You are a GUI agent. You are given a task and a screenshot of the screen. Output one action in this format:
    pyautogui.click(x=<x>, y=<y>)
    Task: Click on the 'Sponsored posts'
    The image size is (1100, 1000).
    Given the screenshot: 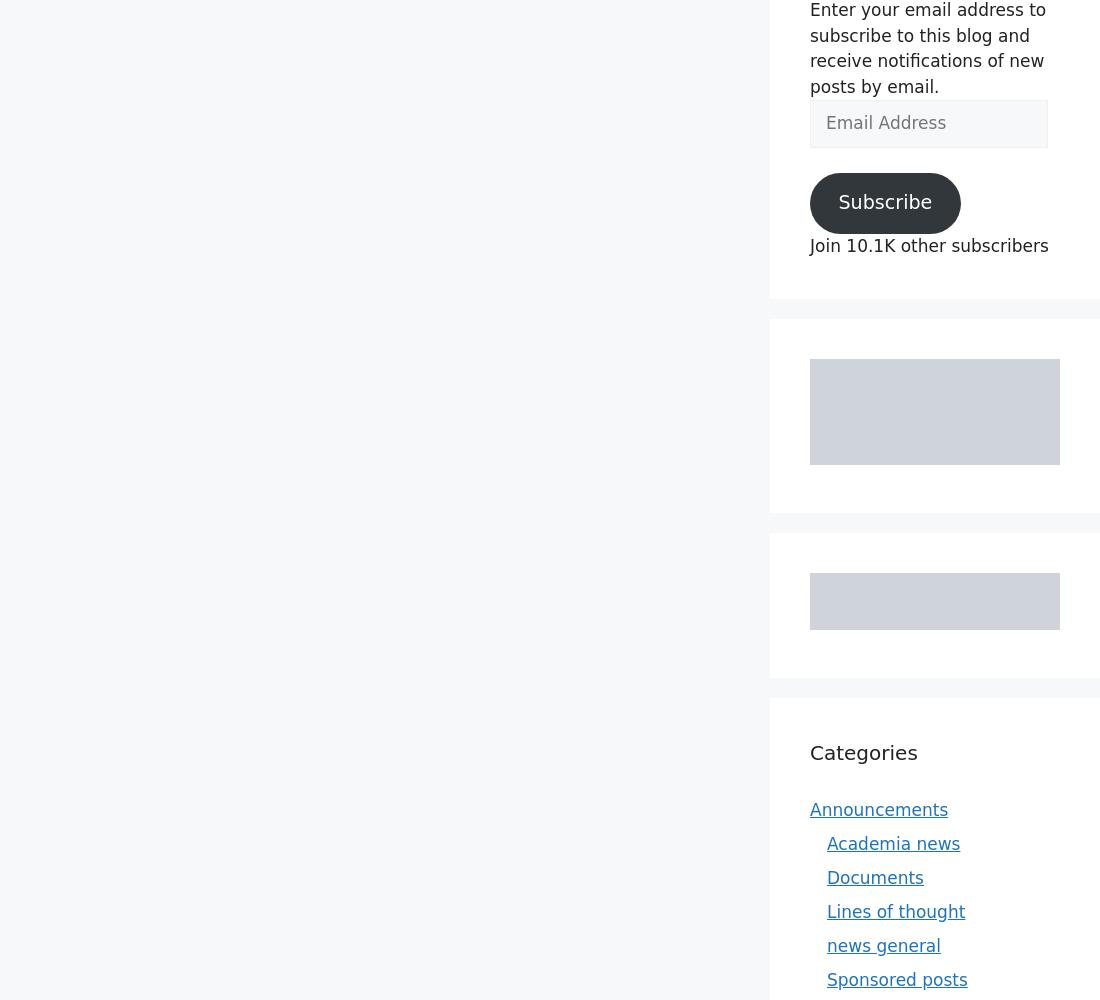 What is the action you would take?
    pyautogui.click(x=897, y=978)
    